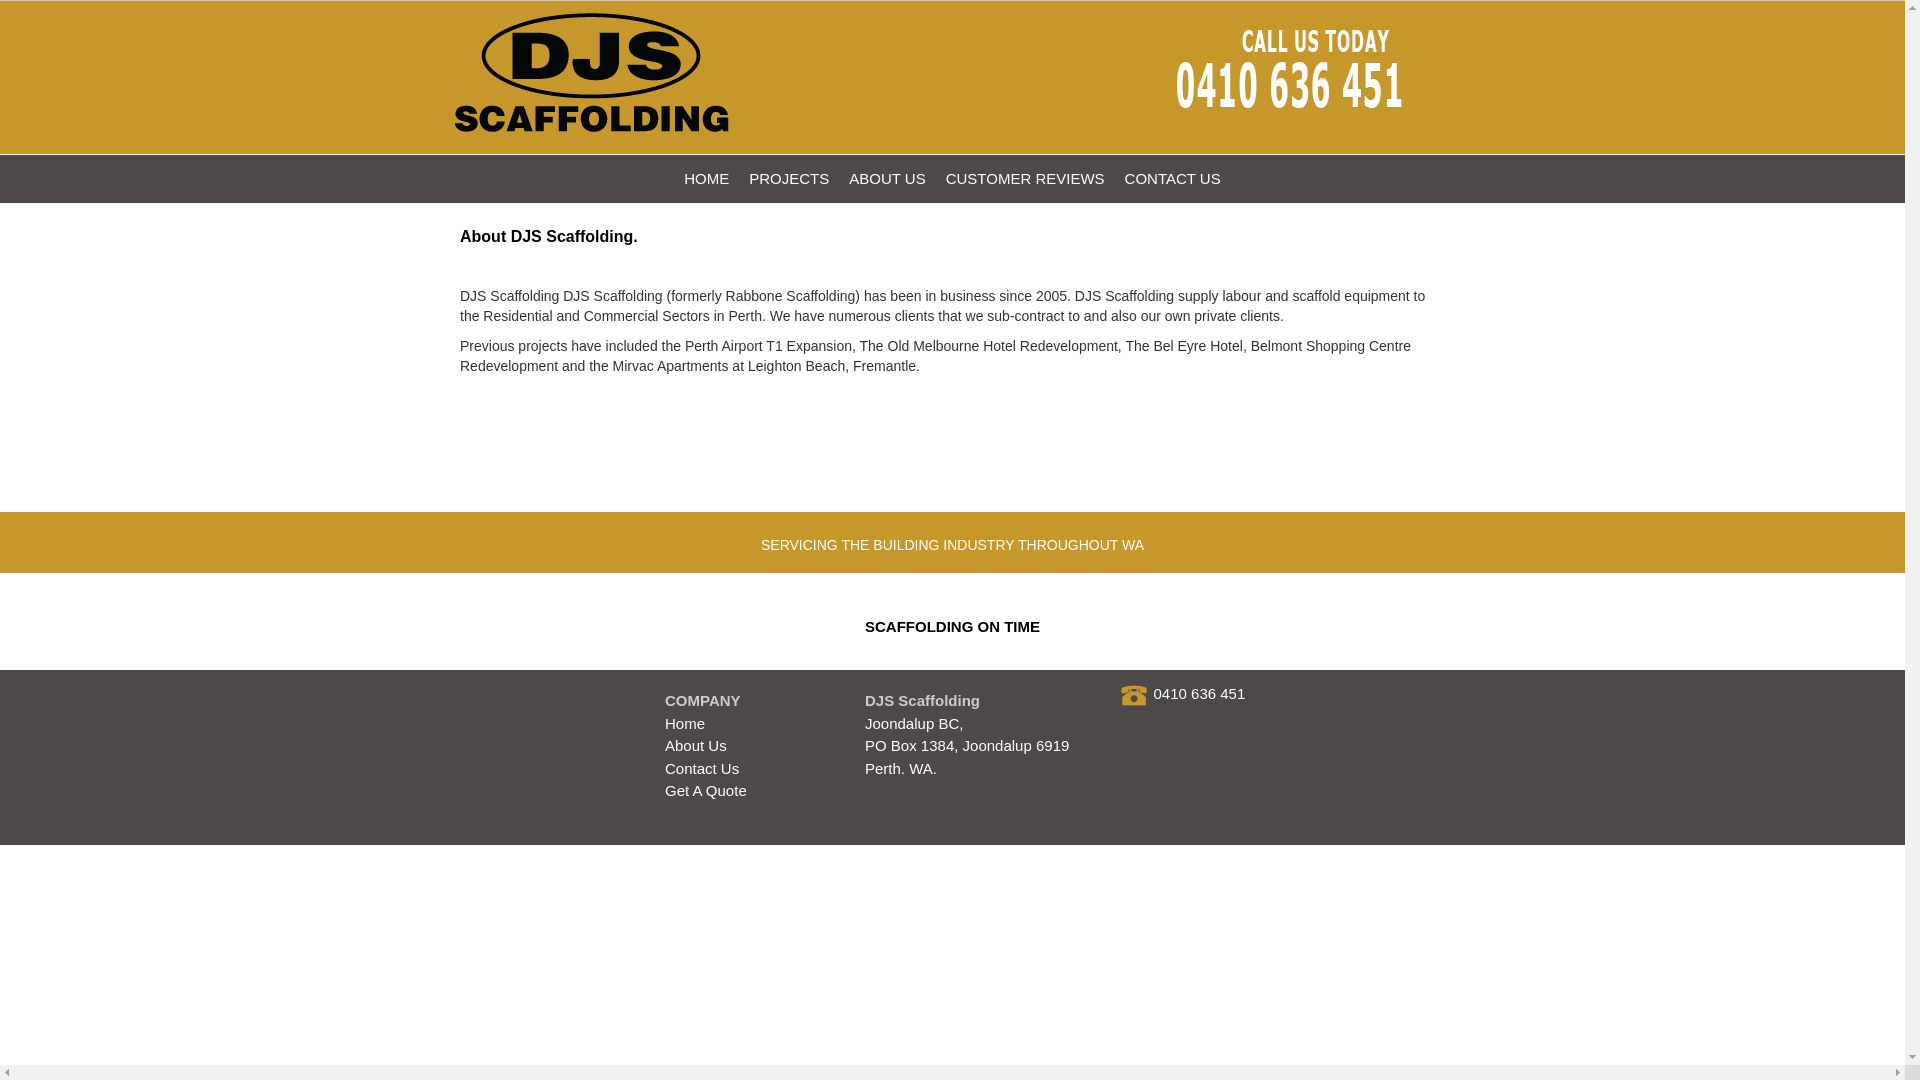 This screenshot has height=1080, width=1920. Describe the element at coordinates (886, 177) in the screenshot. I see `'ABOUT US'` at that location.